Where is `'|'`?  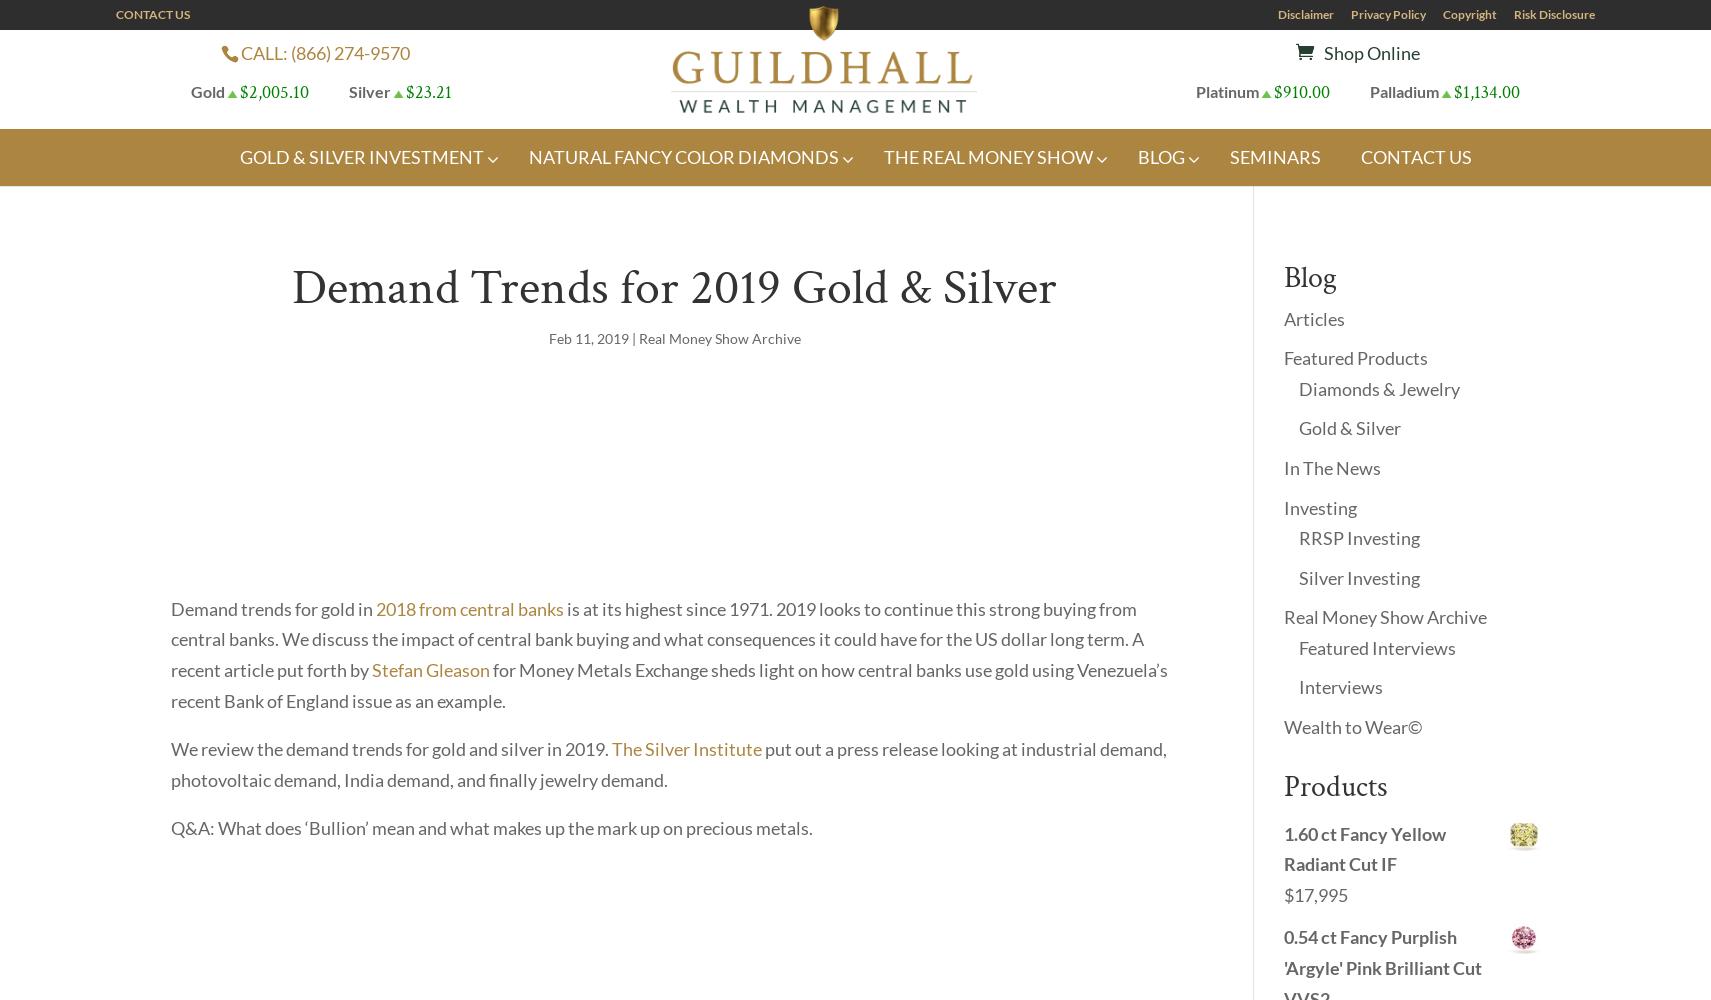 '|' is located at coordinates (632, 336).